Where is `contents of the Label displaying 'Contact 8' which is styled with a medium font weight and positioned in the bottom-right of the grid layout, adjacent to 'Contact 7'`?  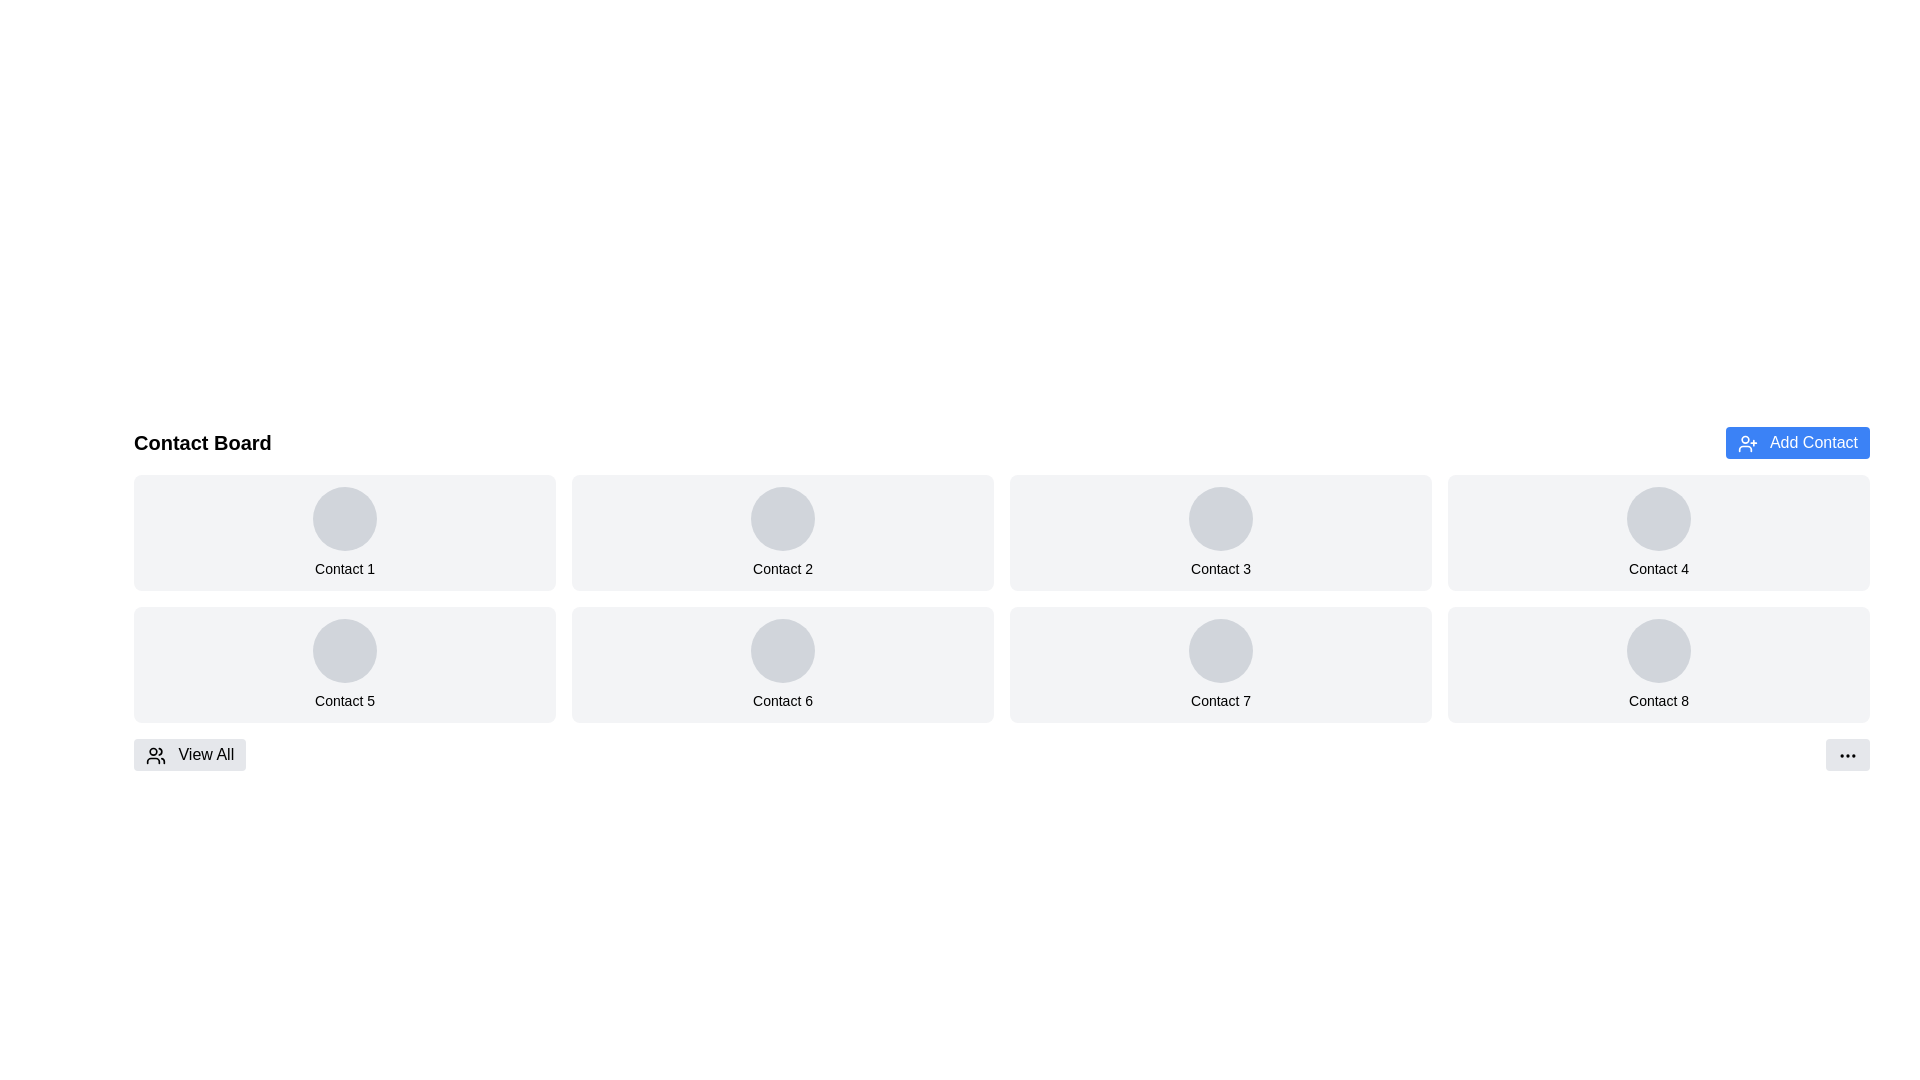
contents of the Label displaying 'Contact 8' which is styled with a medium font weight and positioned in the bottom-right of the grid layout, adjacent to 'Contact 7' is located at coordinates (1659, 700).